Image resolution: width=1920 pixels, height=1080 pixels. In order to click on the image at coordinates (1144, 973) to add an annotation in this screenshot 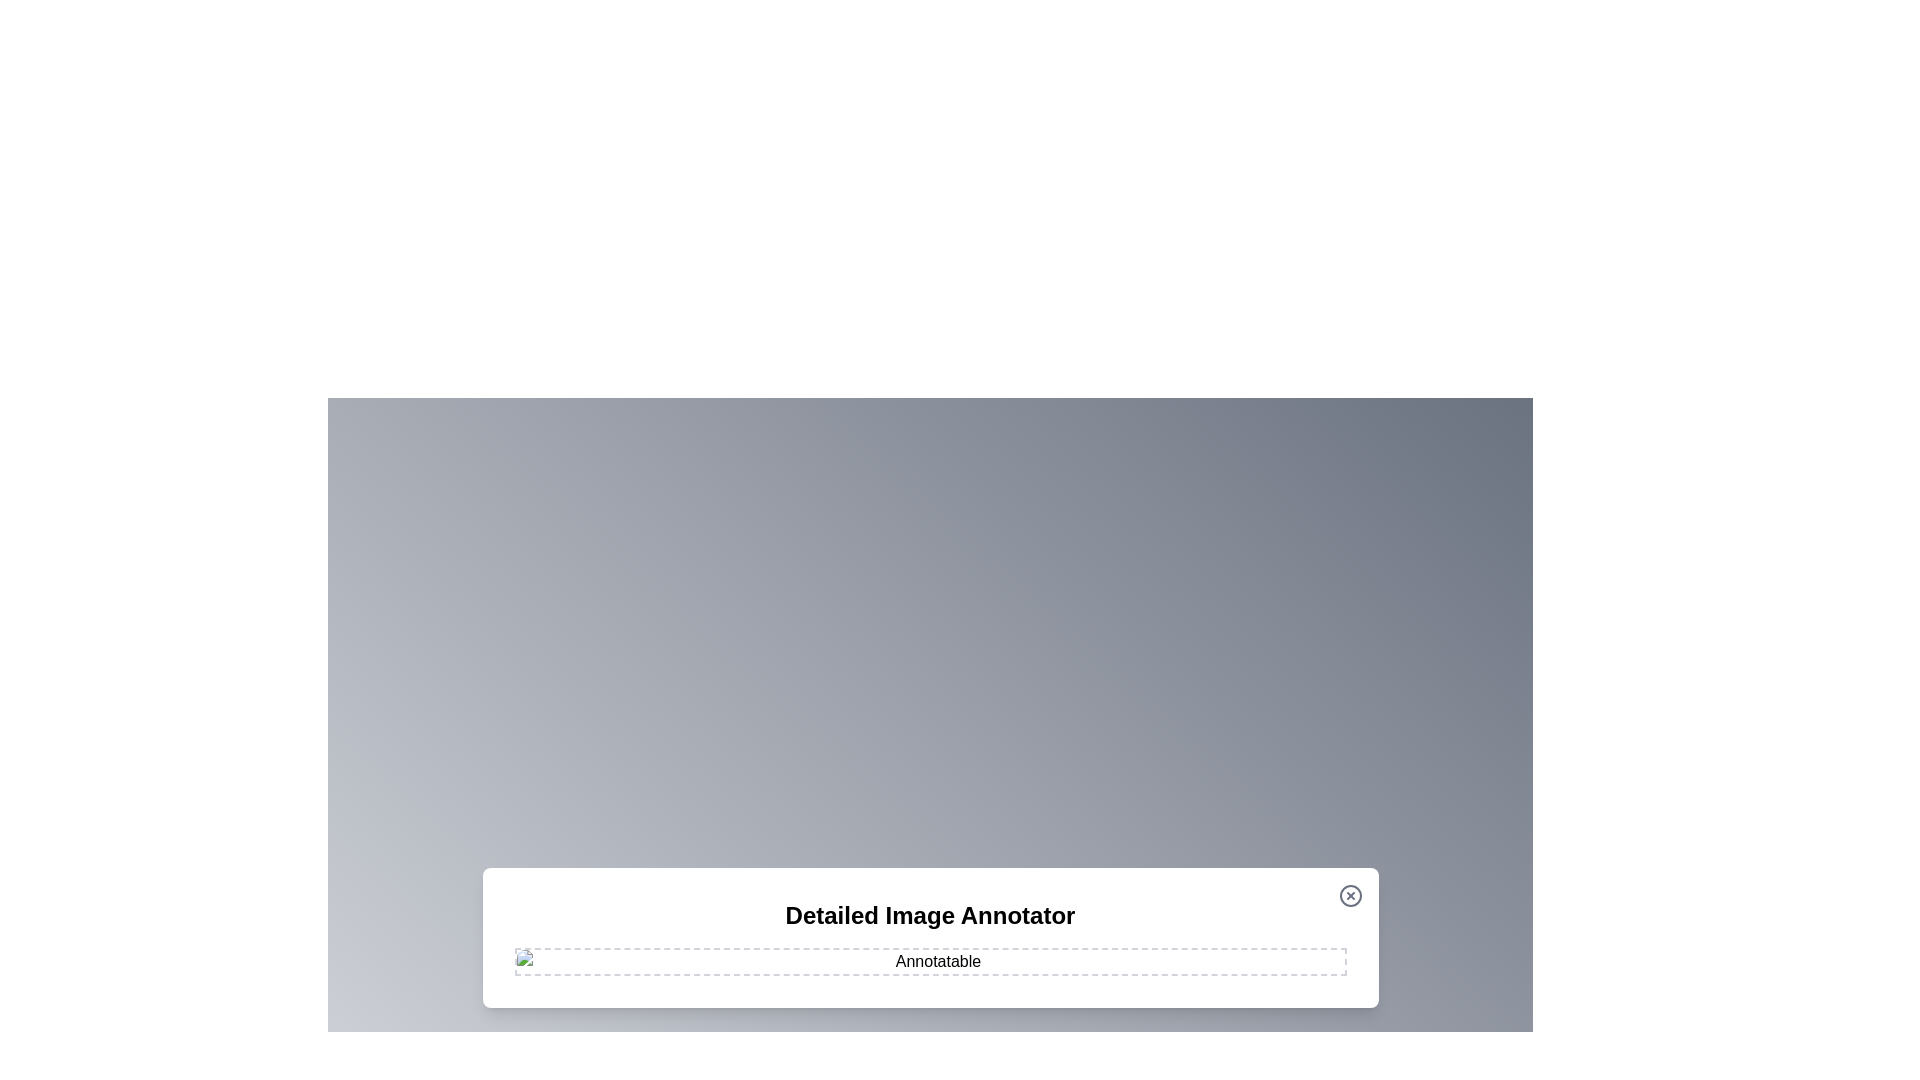, I will do `click(1143, 971)`.